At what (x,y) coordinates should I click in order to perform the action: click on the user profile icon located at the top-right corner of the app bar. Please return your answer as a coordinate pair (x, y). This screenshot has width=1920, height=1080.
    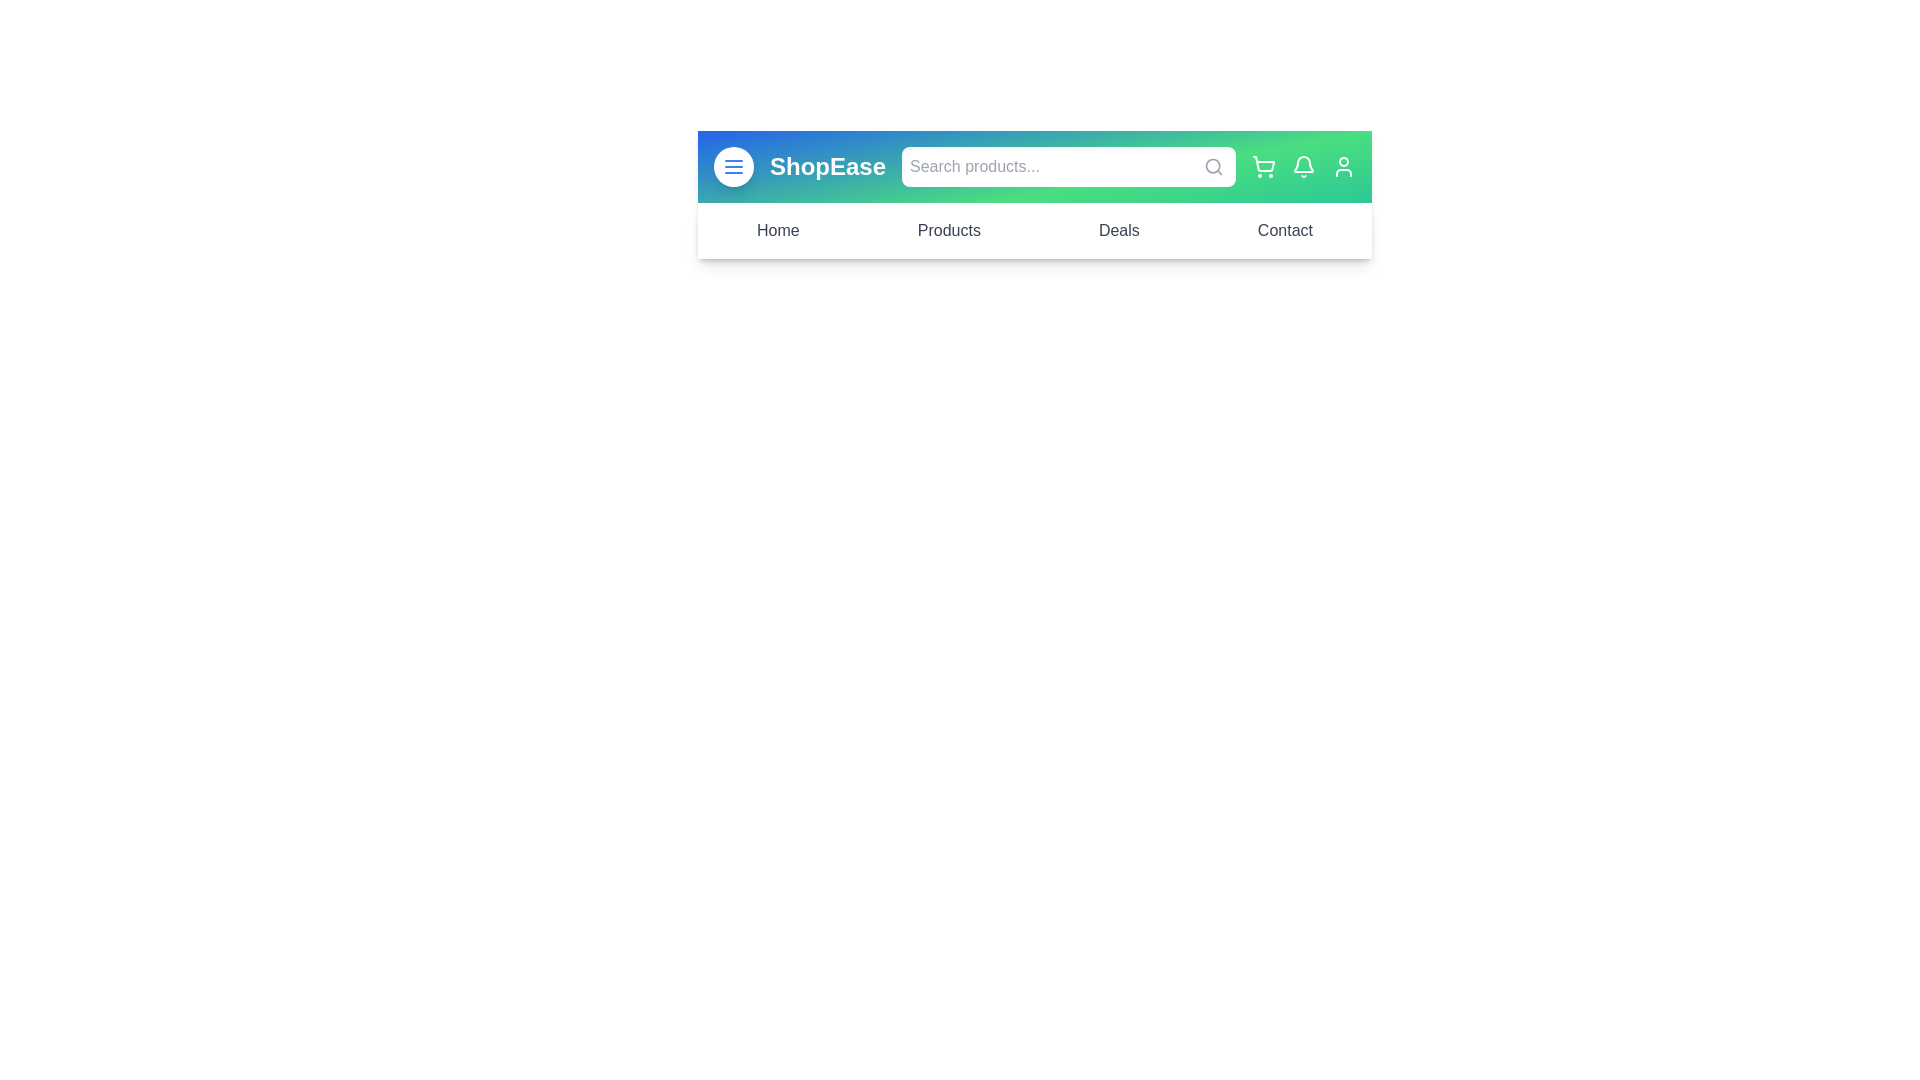
    Looking at the image, I should click on (1344, 165).